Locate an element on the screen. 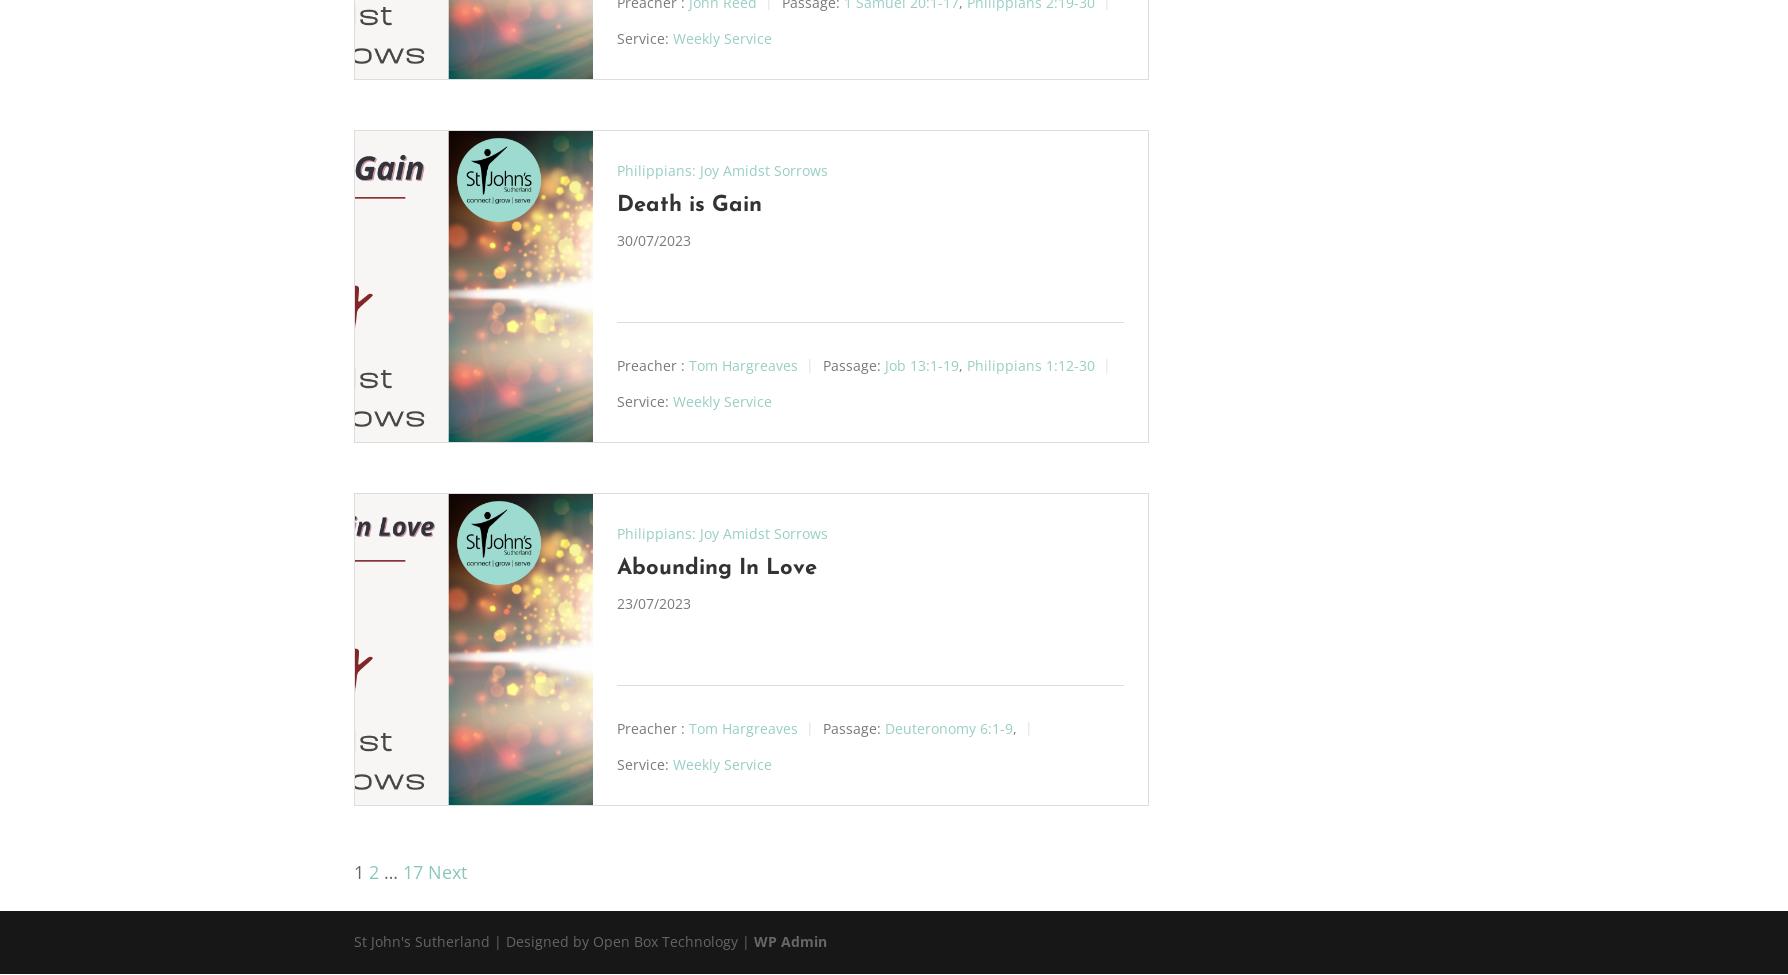  '2' is located at coordinates (373, 872).